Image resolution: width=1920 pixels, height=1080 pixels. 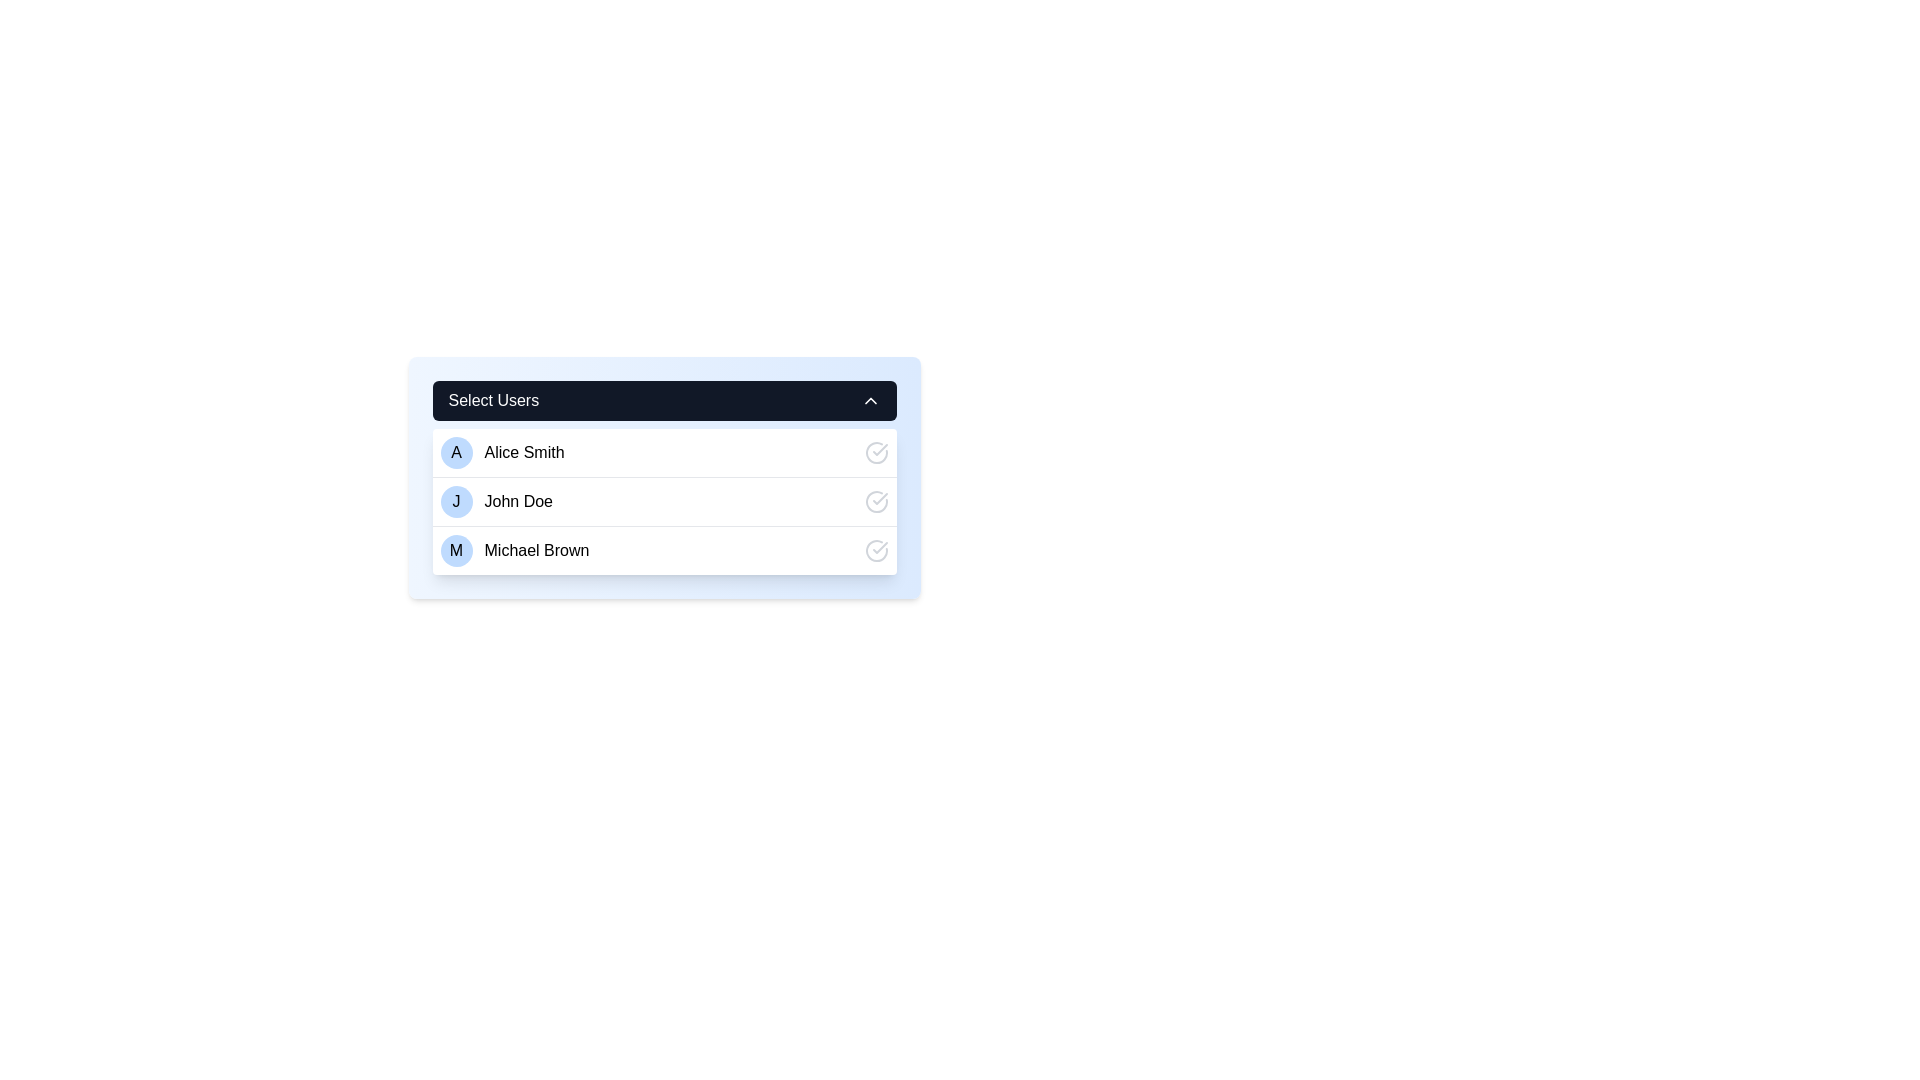 I want to click on the static text label 'John Doe' in the user selection list to visually identify the associated user entry, so click(x=518, y=500).